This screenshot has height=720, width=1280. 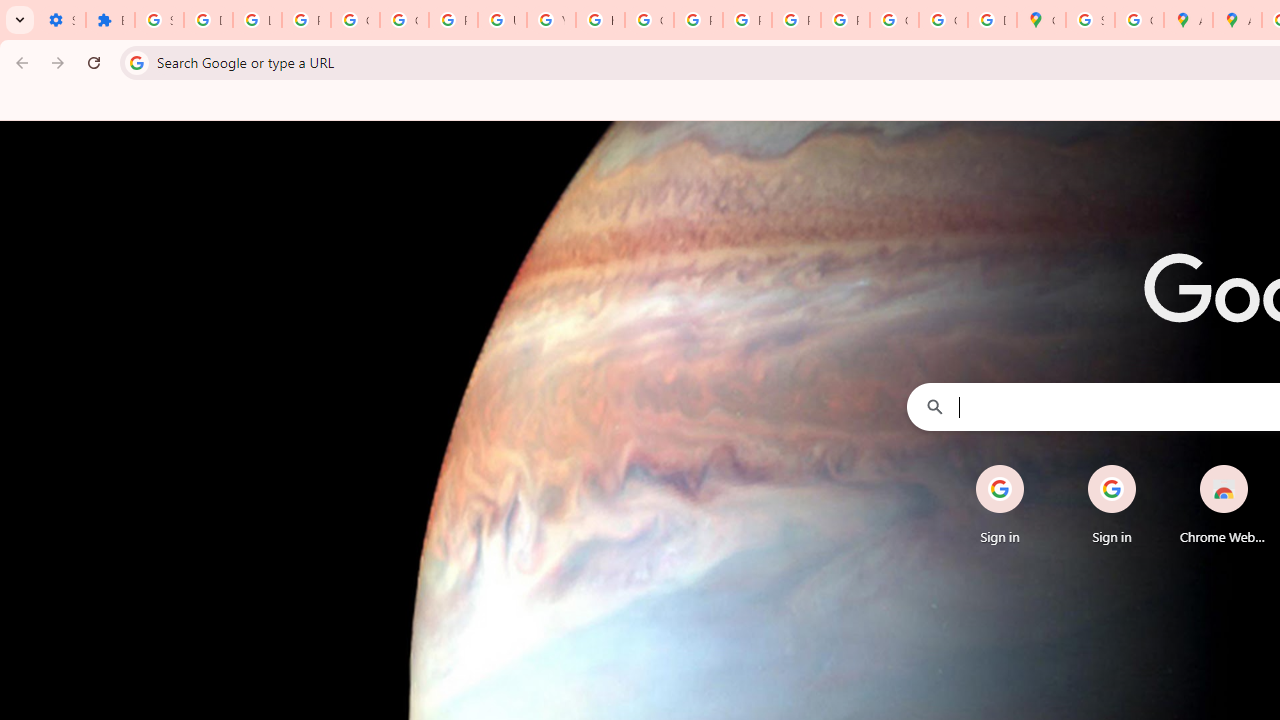 I want to click on 'https://scholar.google.com/', so click(x=599, y=20).